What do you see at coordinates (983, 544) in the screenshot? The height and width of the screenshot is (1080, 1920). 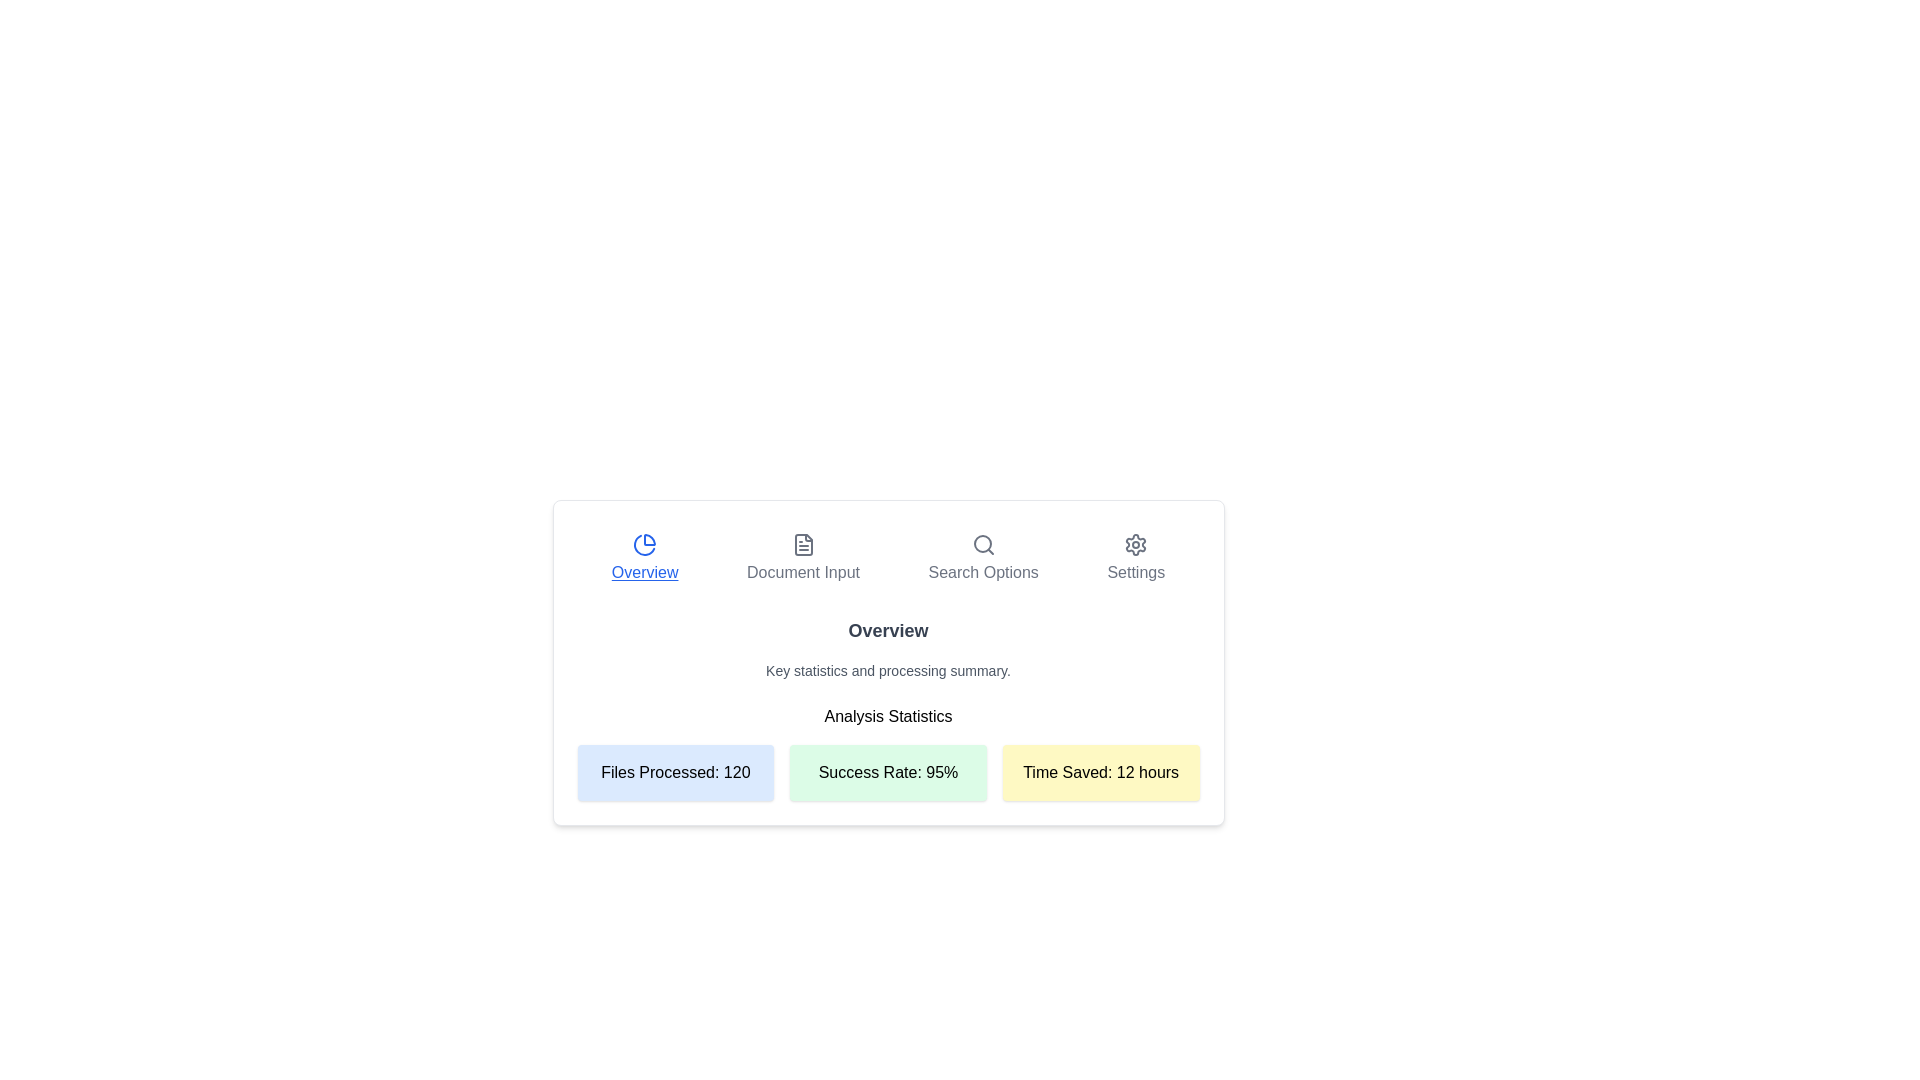 I see `the 'Search Options' icon located in the top navigation bar` at bounding box center [983, 544].